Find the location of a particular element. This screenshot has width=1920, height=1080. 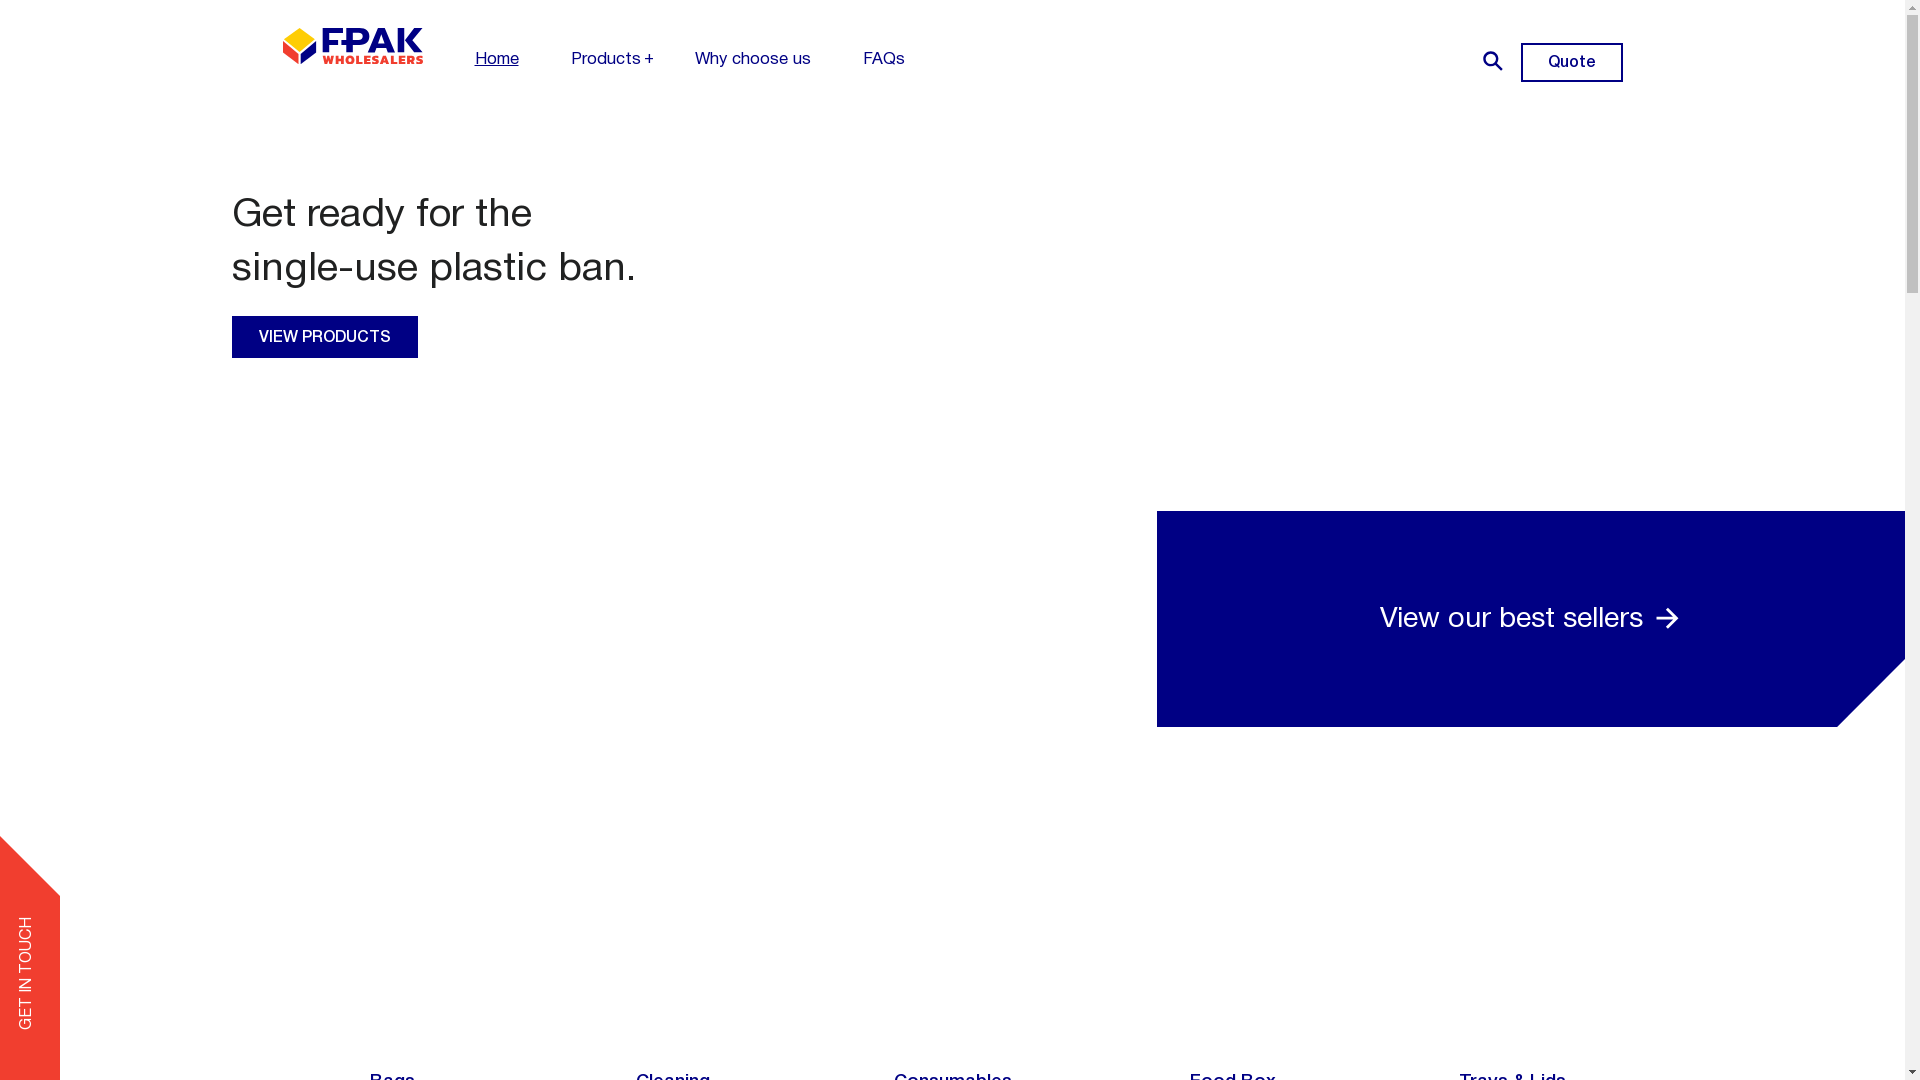

'Why choose us' is located at coordinates (751, 58).